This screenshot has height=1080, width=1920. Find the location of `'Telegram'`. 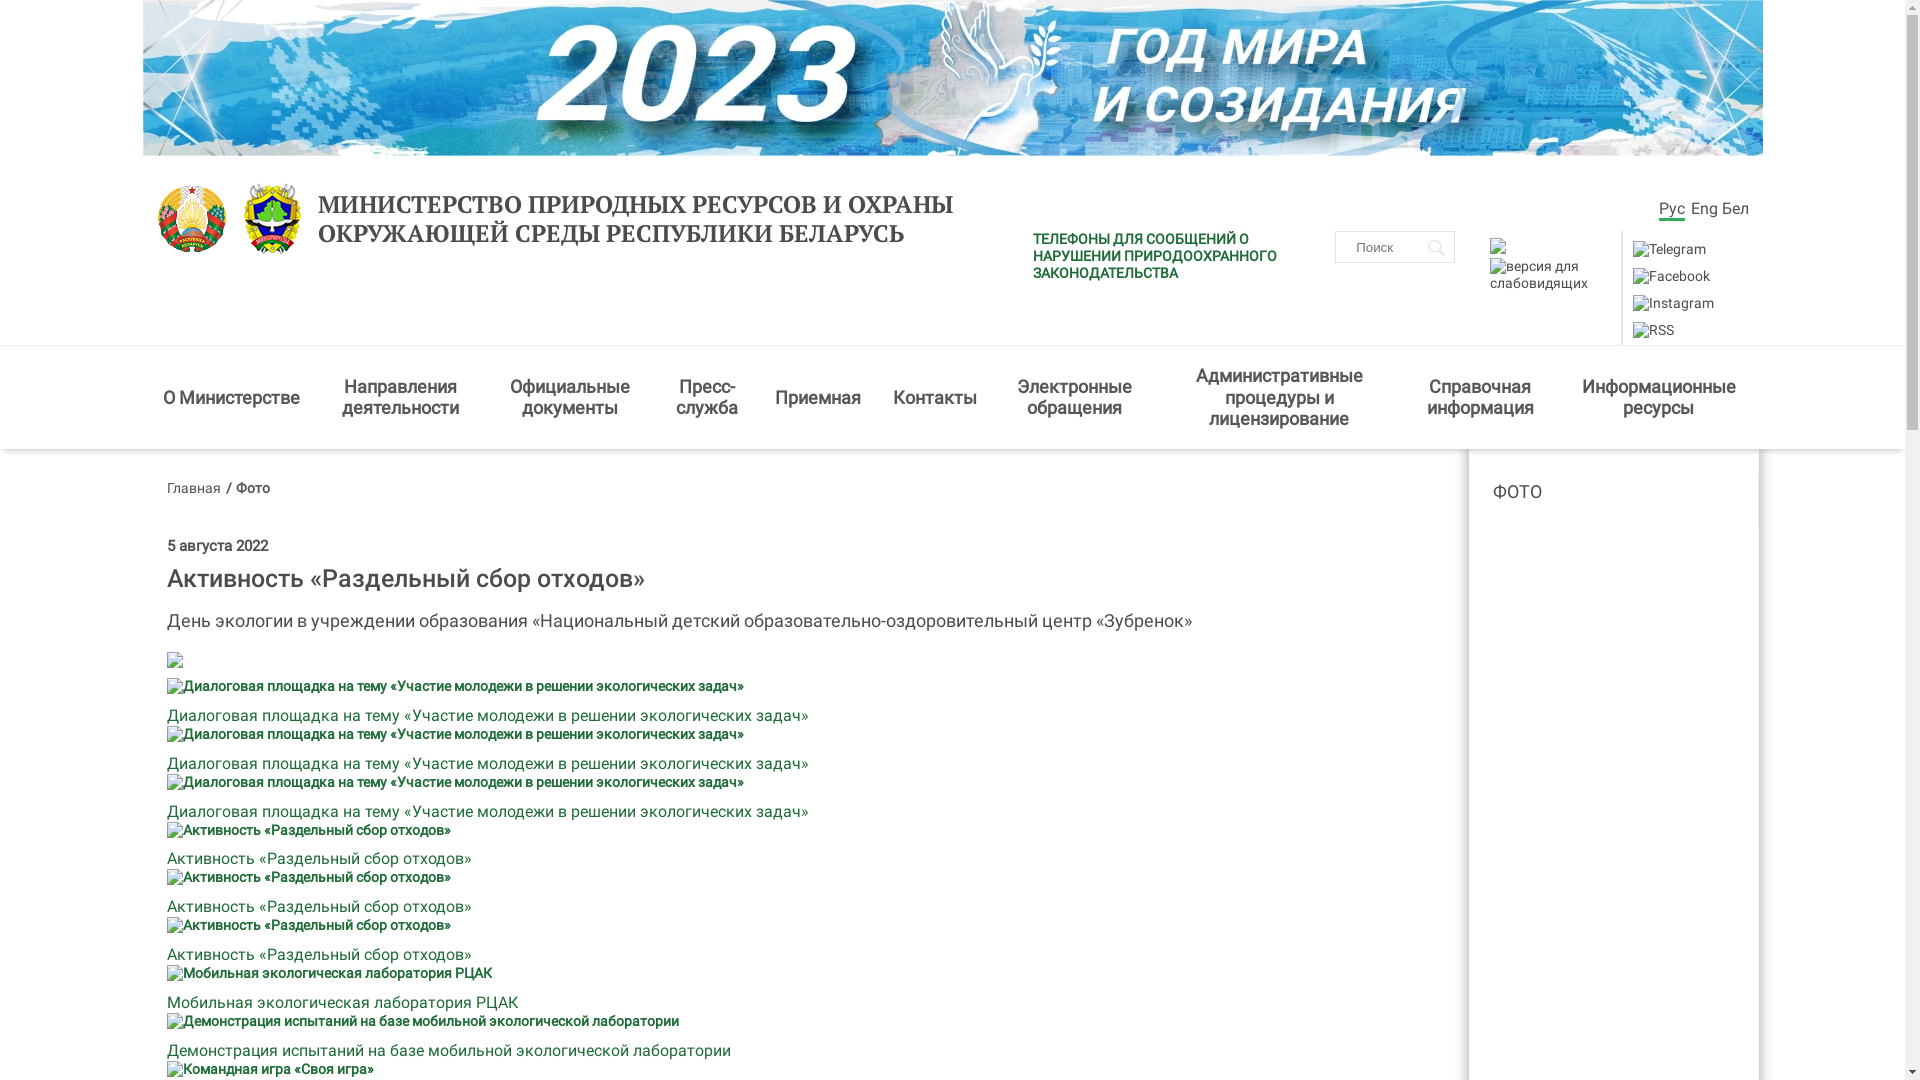

'Telegram' is located at coordinates (1669, 248).